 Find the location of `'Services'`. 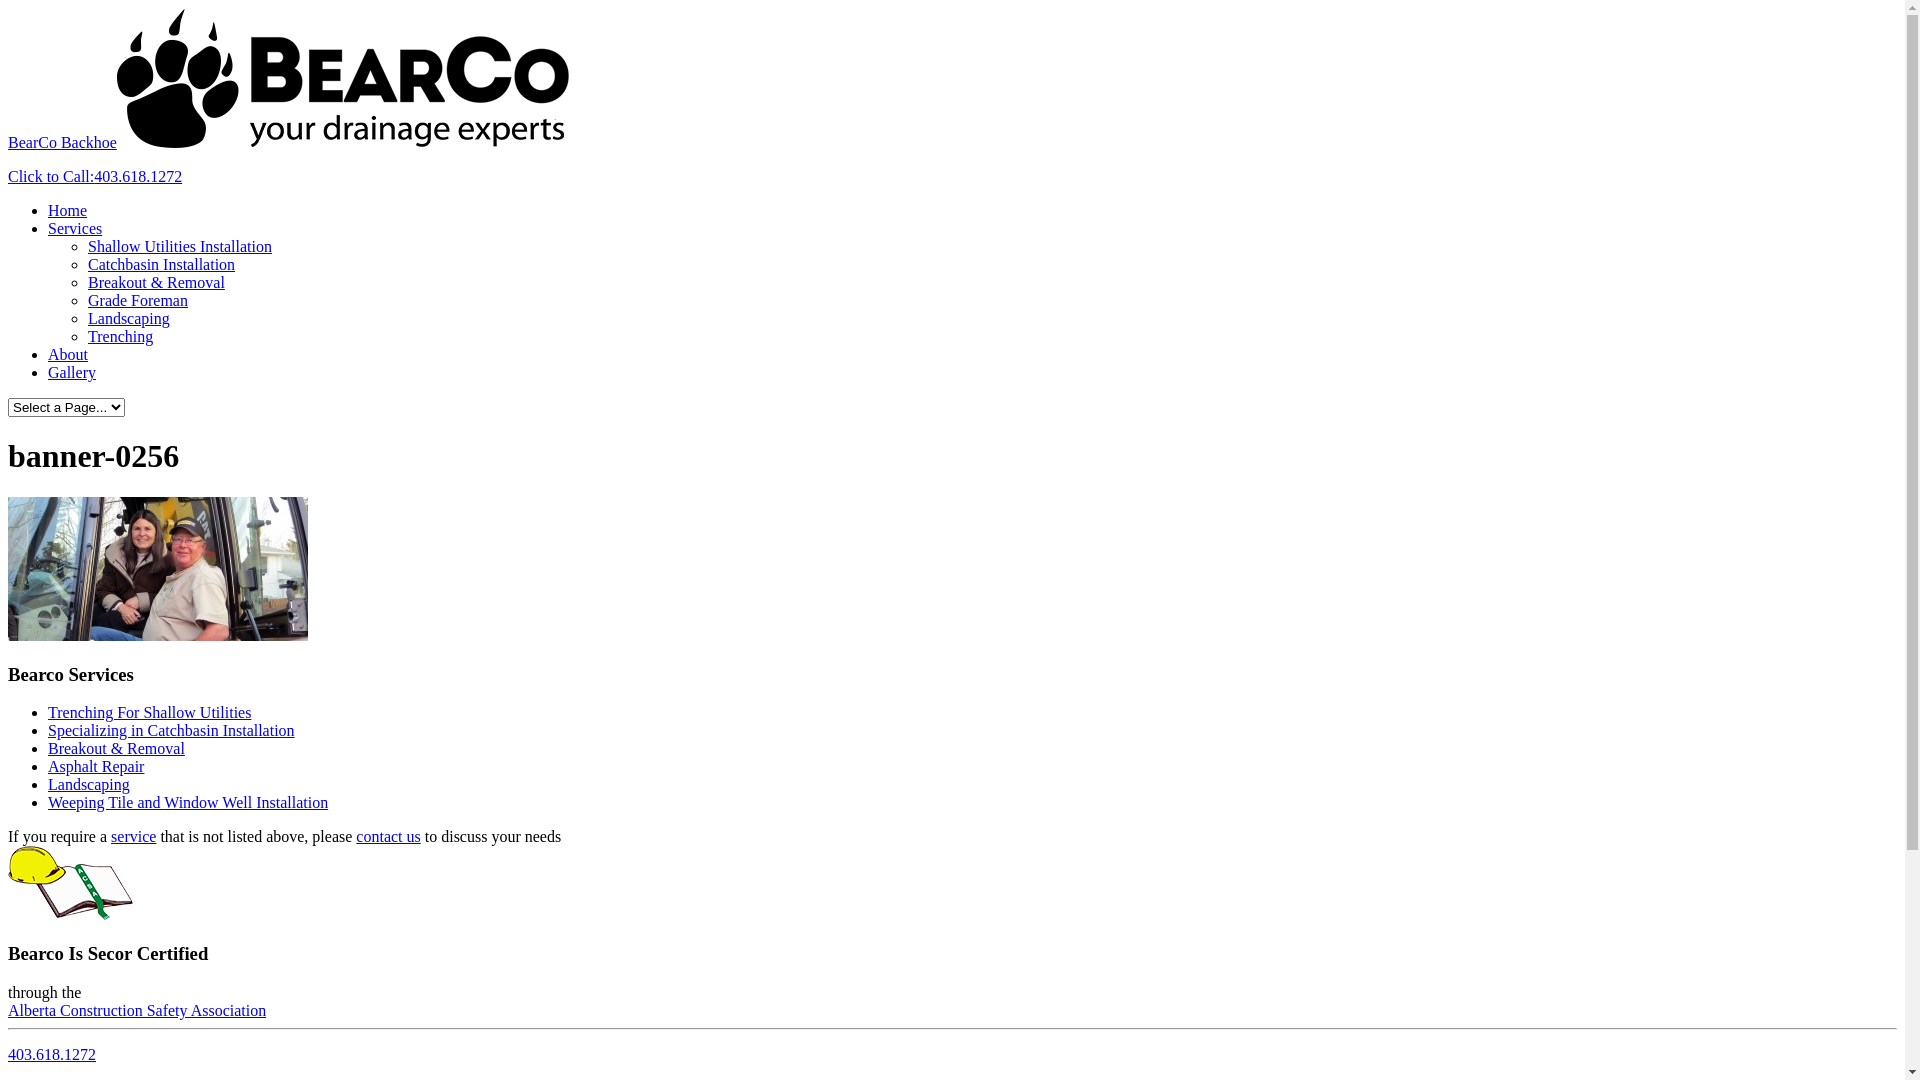

'Services' is located at coordinates (75, 227).